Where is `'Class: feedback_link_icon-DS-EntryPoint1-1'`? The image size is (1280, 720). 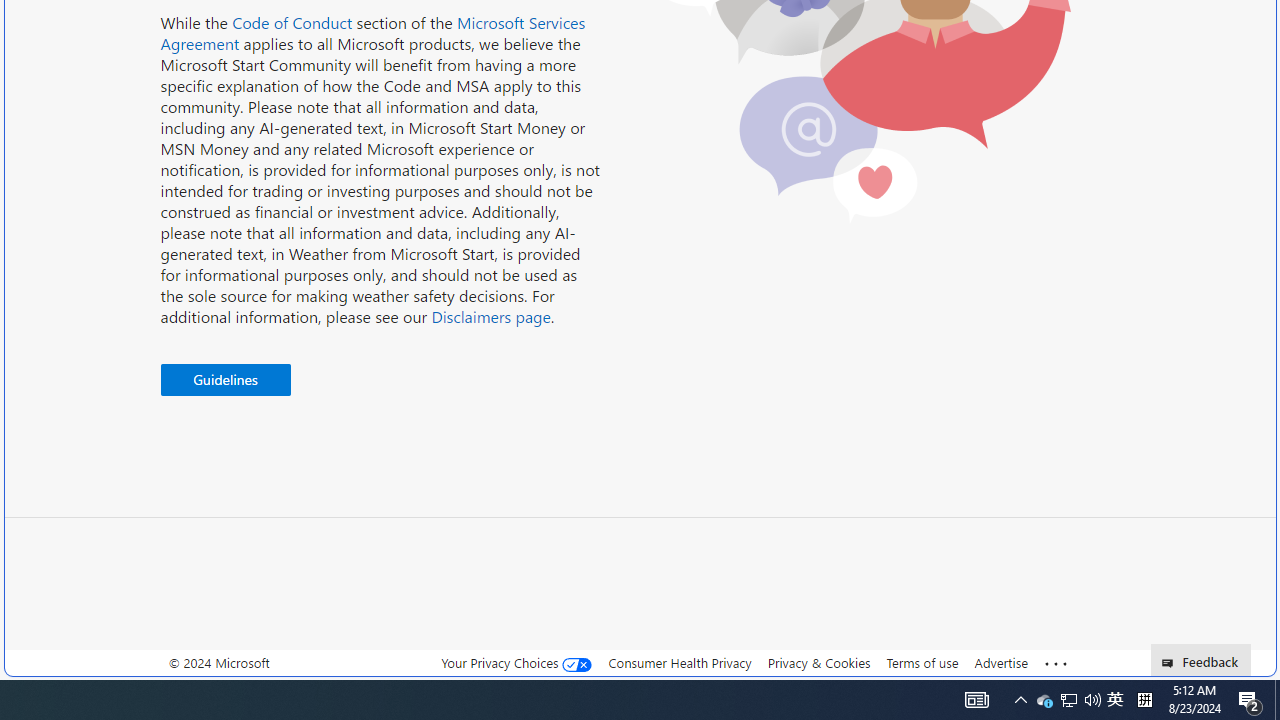 'Class: feedback_link_icon-DS-EntryPoint1-1' is located at coordinates (1171, 663).